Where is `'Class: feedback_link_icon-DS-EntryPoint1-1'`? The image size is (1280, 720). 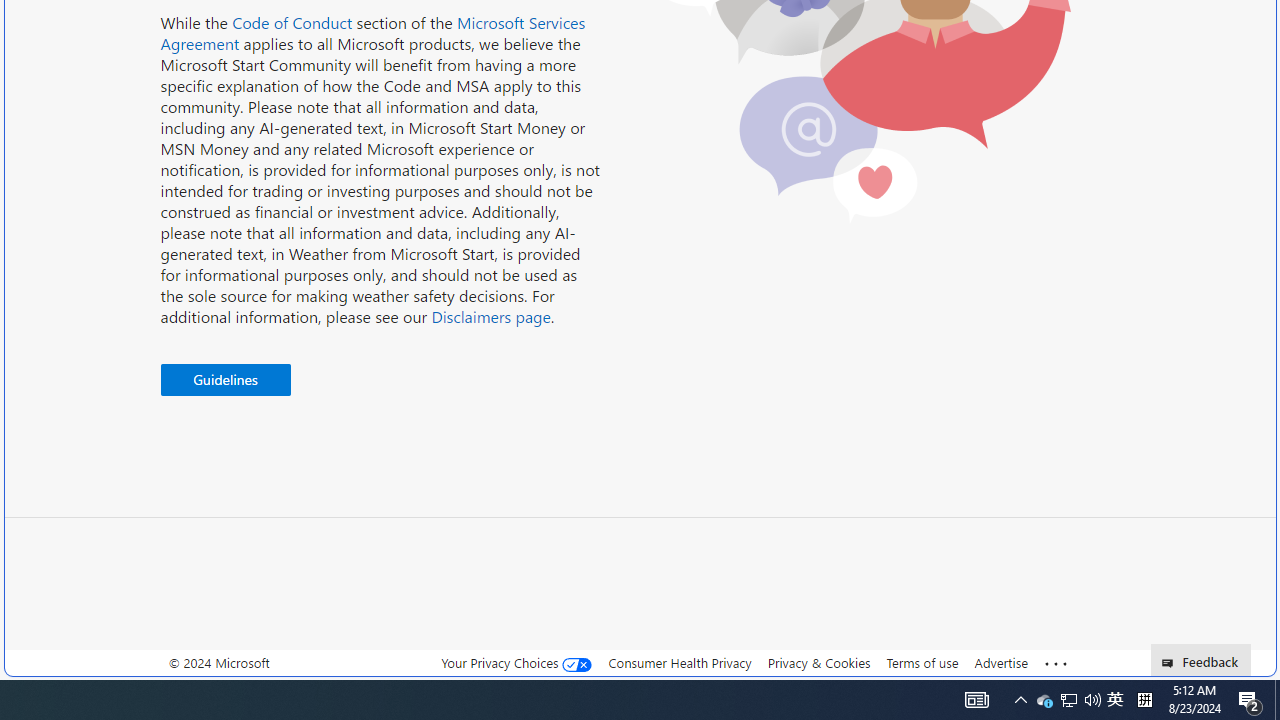 'Class: feedback_link_icon-DS-EntryPoint1-1' is located at coordinates (1171, 663).